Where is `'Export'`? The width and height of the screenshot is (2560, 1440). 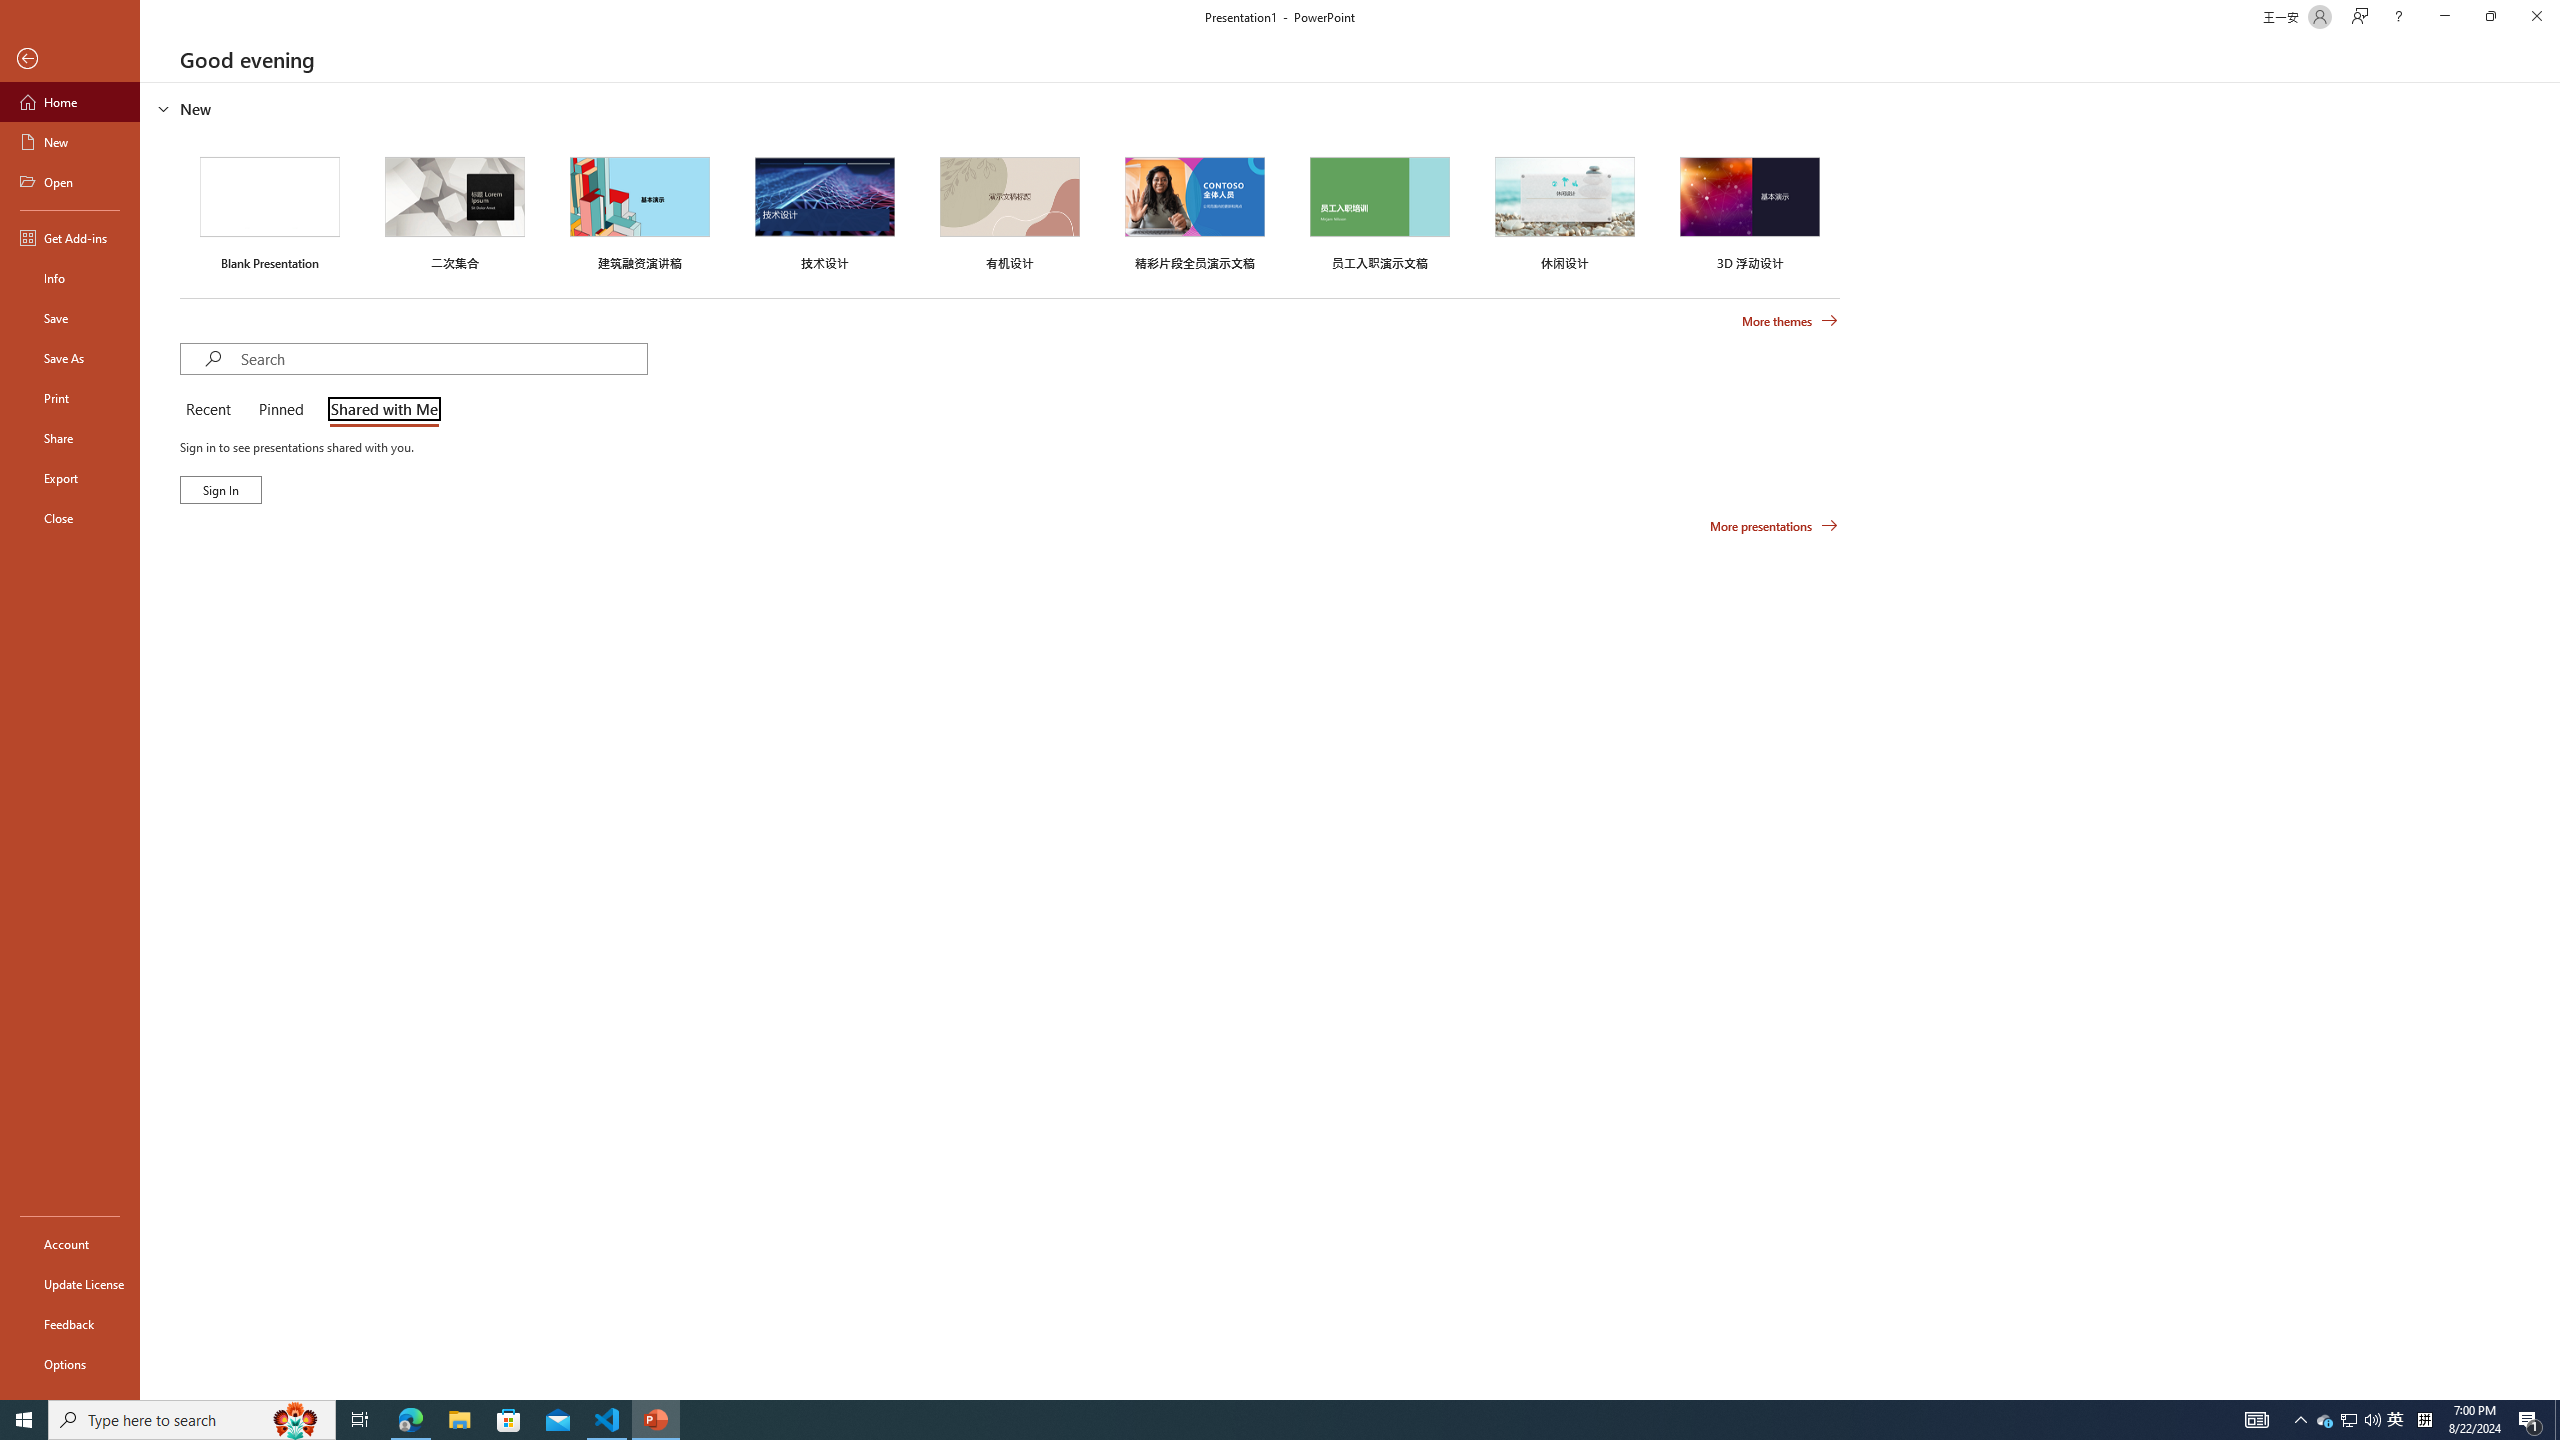 'Export' is located at coordinates (69, 478).